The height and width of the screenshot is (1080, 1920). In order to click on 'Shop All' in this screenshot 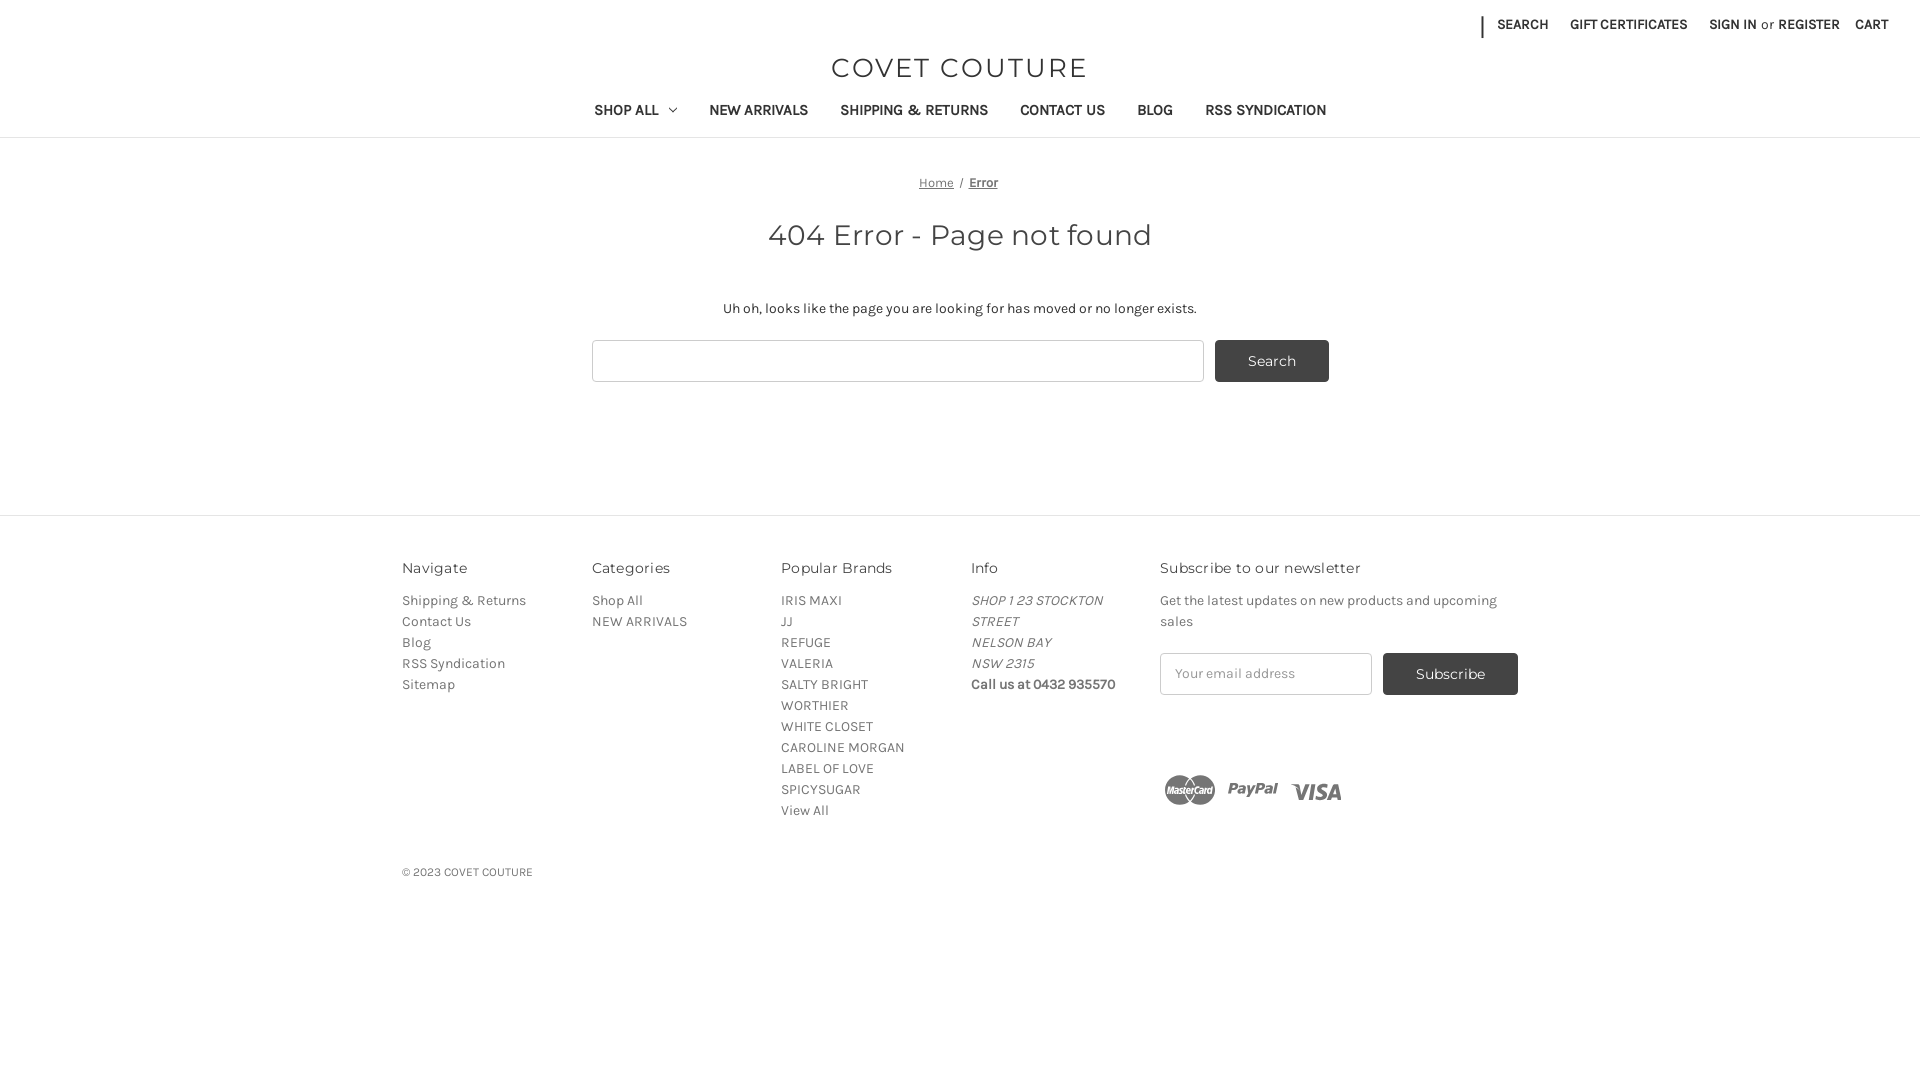, I will do `click(590, 599)`.